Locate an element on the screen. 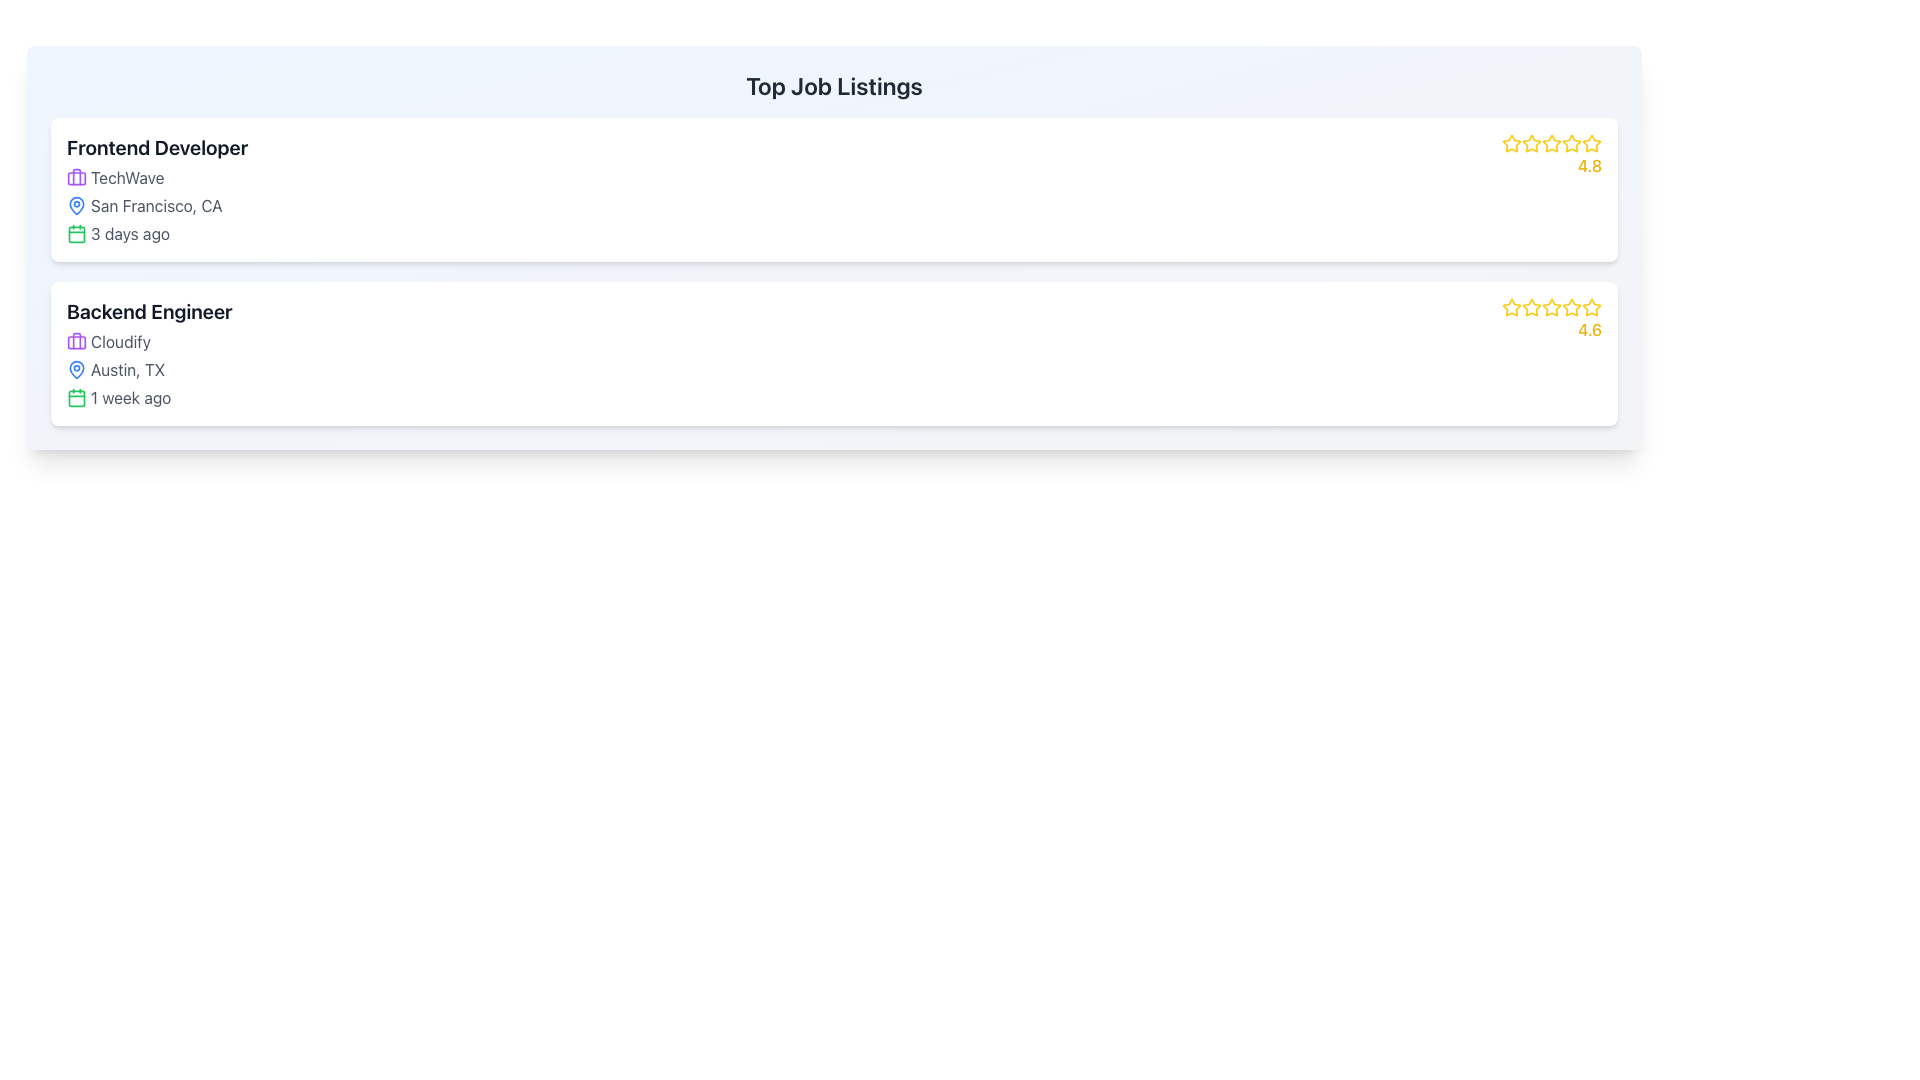 The height and width of the screenshot is (1080, 1920). the first rating star for the 'Frontend Developer' job listing is located at coordinates (1530, 142).